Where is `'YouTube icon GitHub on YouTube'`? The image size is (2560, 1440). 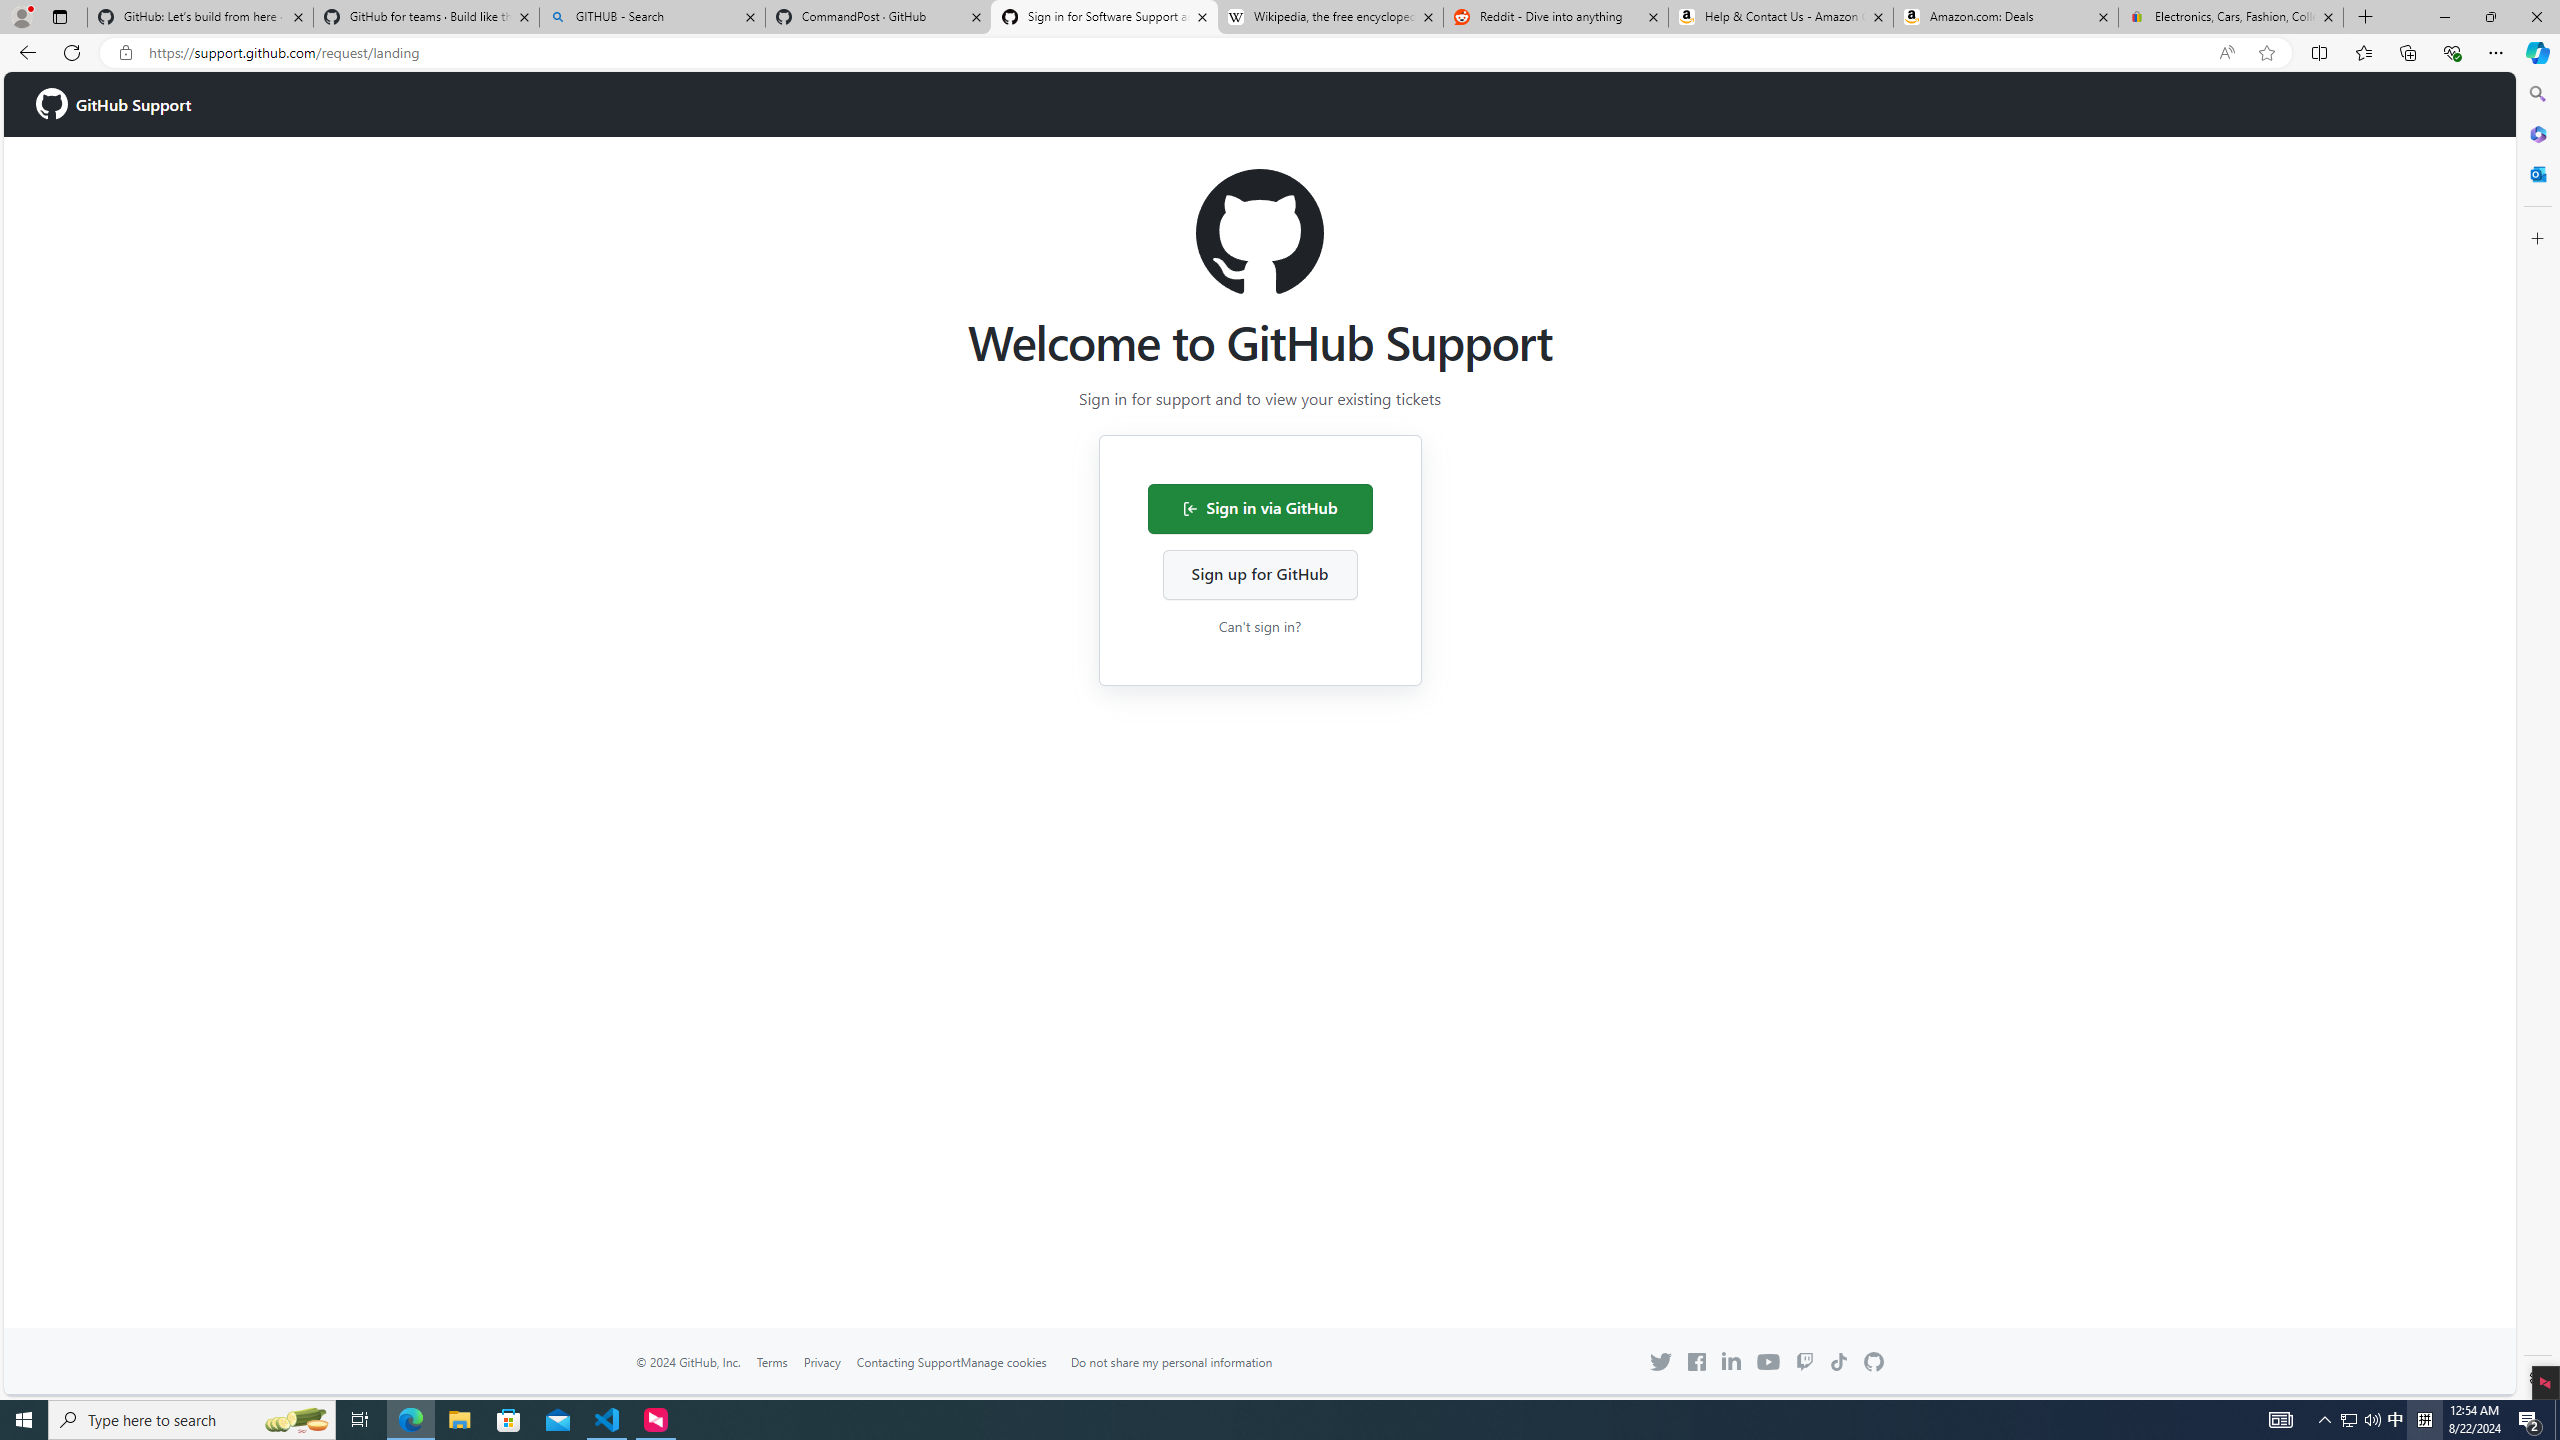 'YouTube icon GitHub on YouTube' is located at coordinates (1766, 1360).